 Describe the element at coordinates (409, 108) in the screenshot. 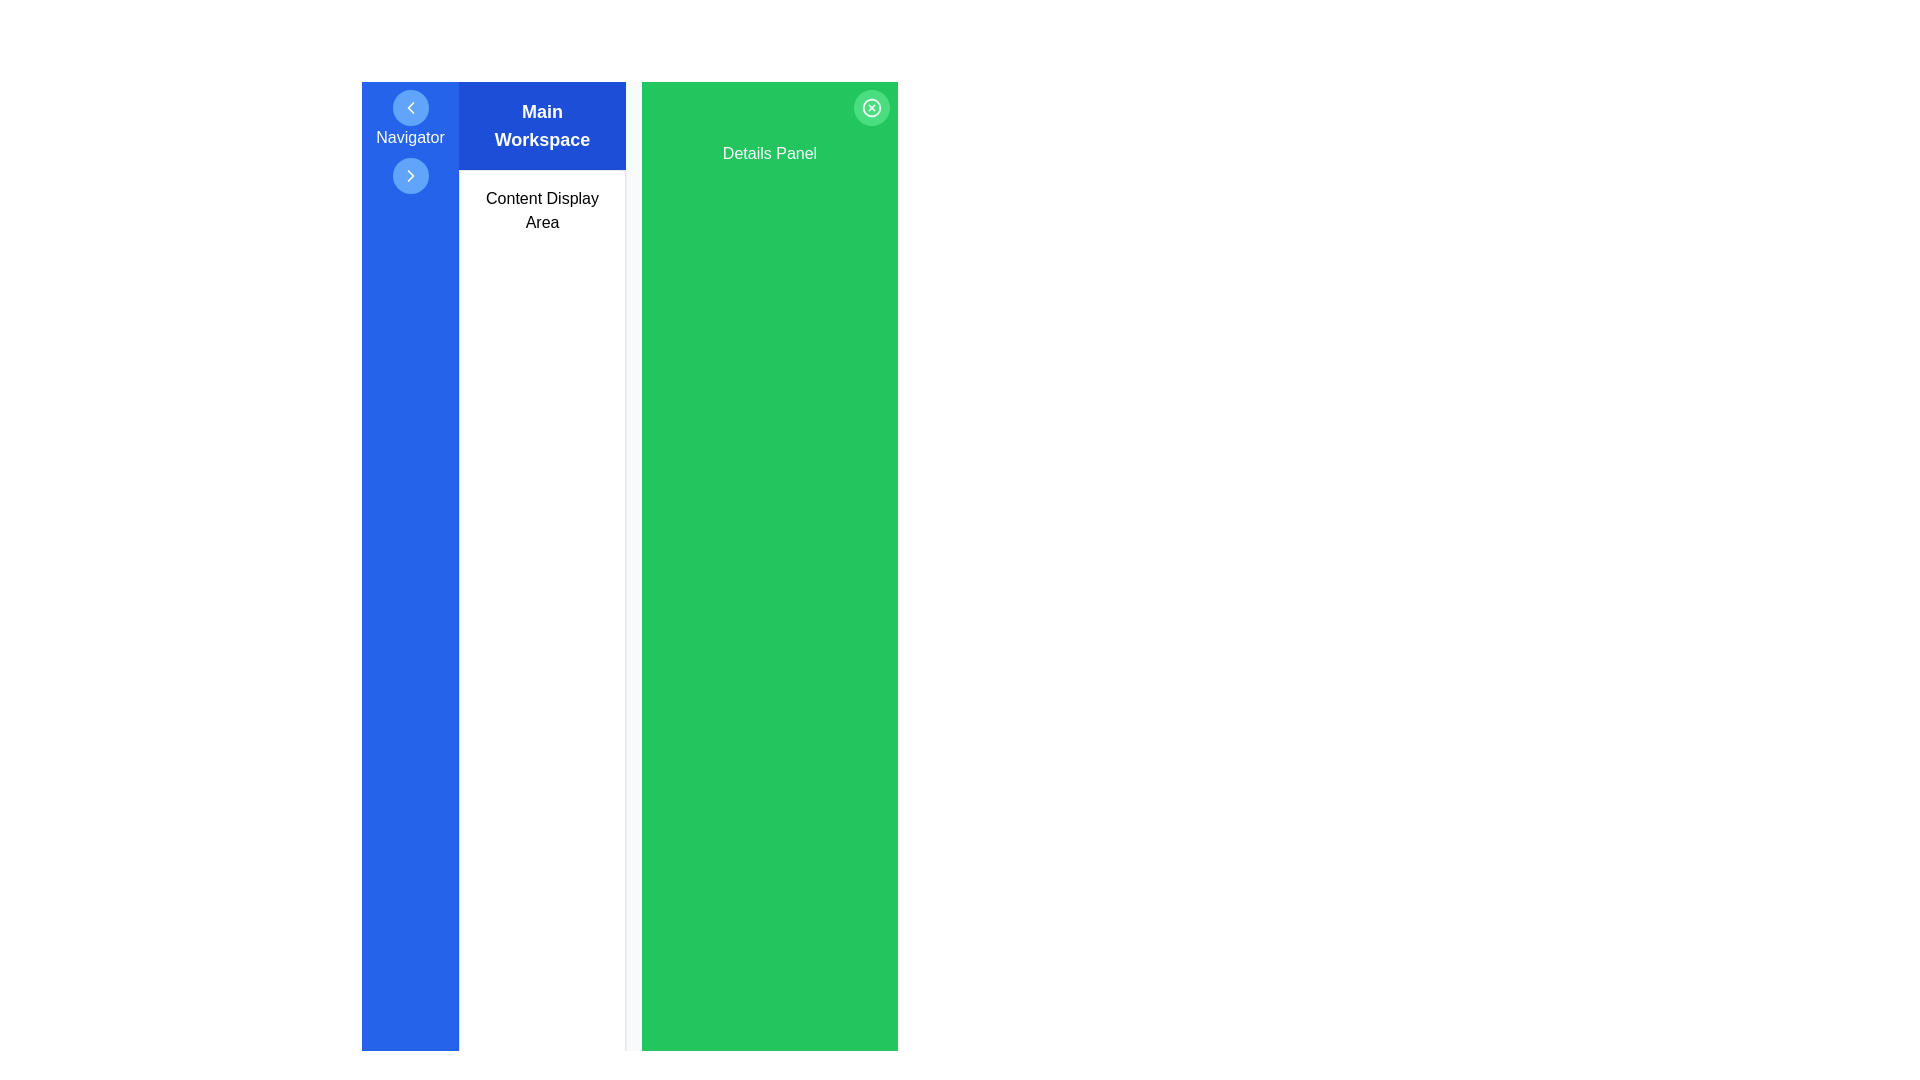

I see `the leftward navigational chevron icon located within the blue sidebar, directly below the 'Navigator' text label` at that location.